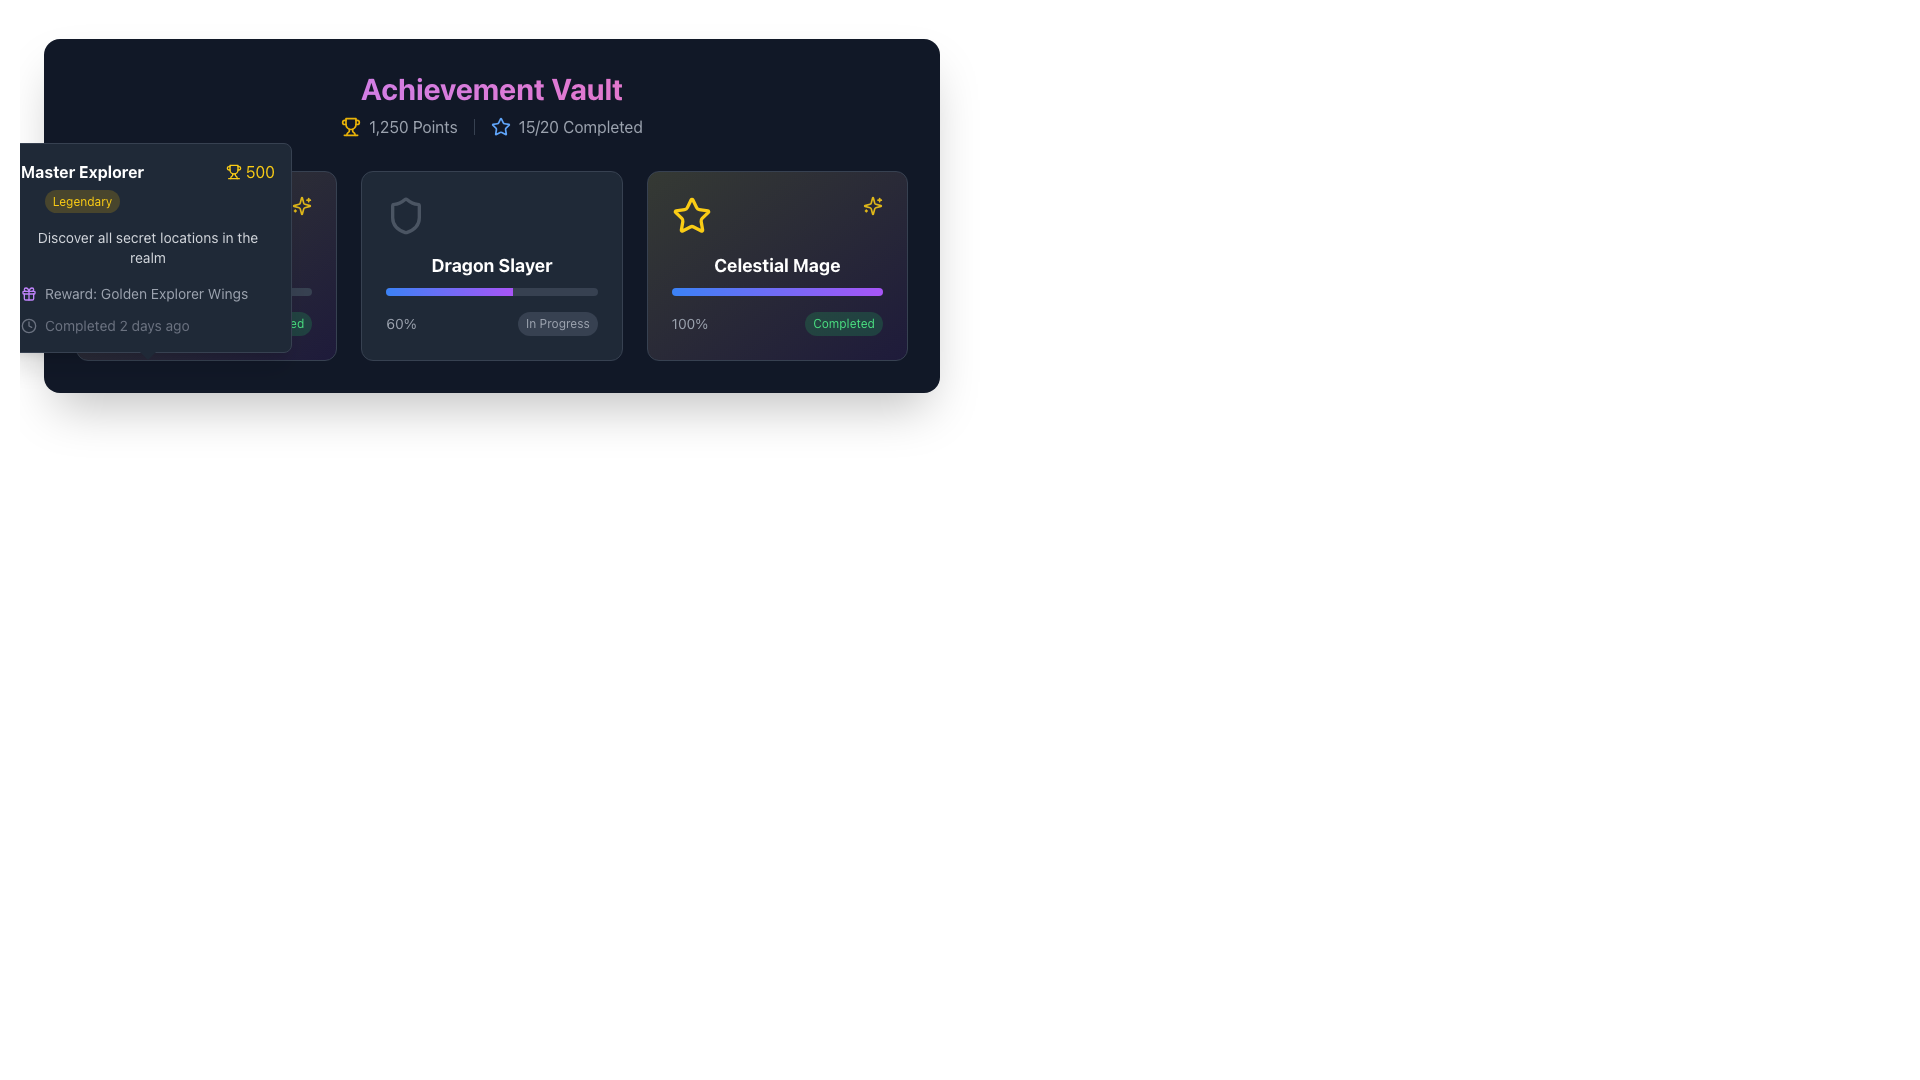  I want to click on the Informational Card located at the top-left corner of the layout, which displays details about an achievement including its name, status, rewards, and completion status, so click(147, 246).